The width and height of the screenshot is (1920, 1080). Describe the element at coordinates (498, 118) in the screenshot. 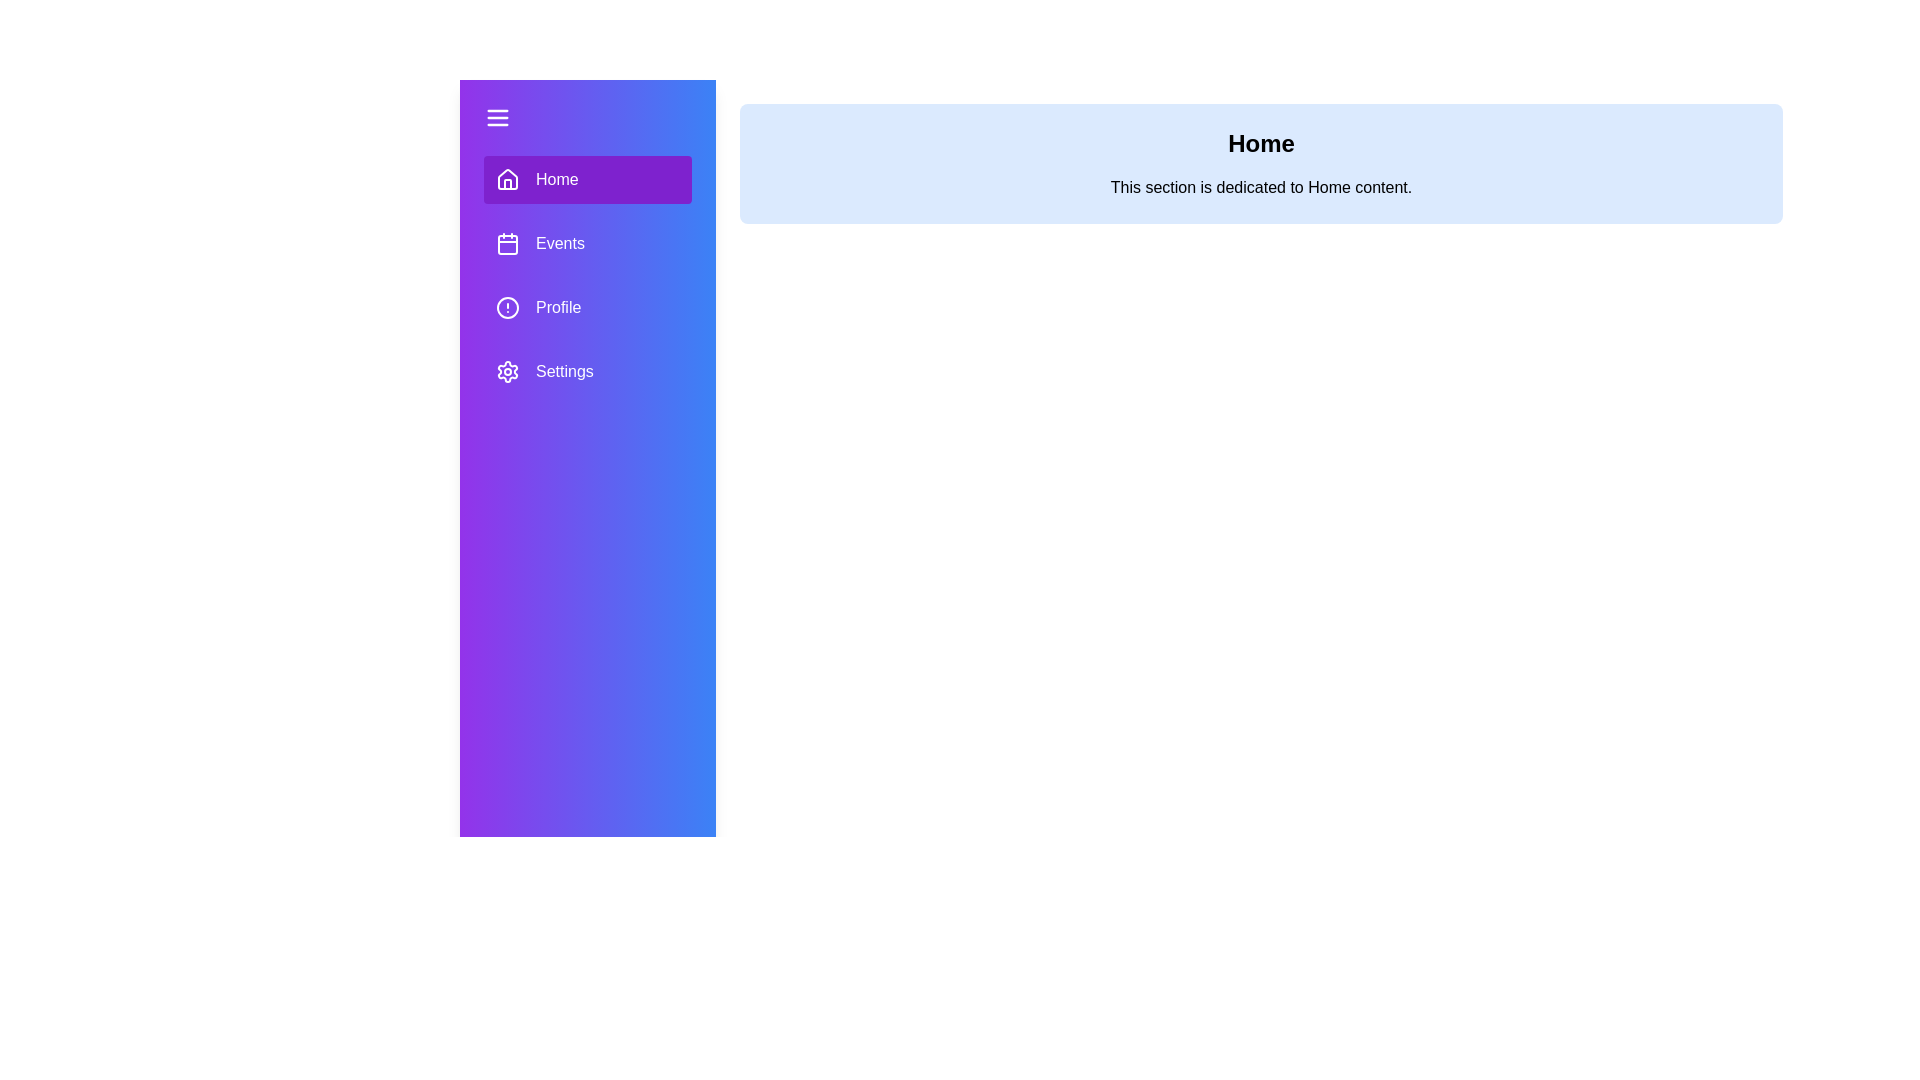

I see `the hamburger menu icon, which consists of three horizontal white lines centered within a purple square at the top-left corner of the sidebar` at that location.